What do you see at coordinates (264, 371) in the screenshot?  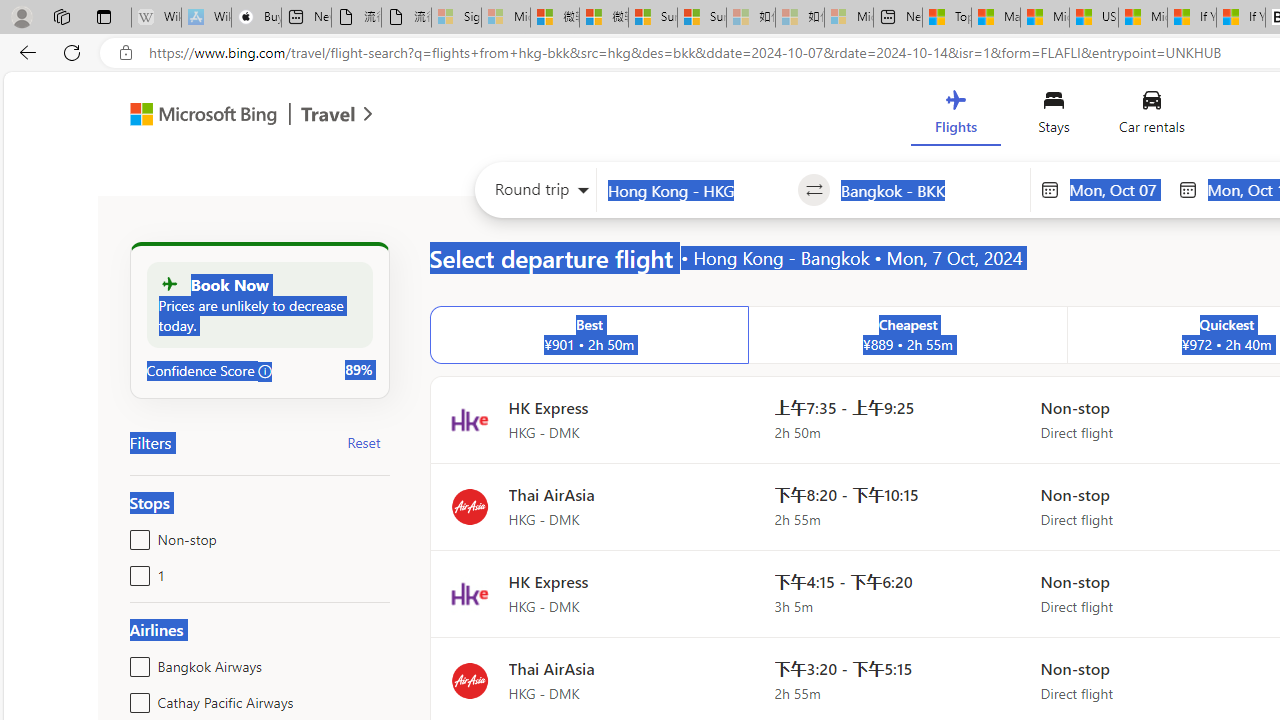 I see `'Info tooltip'` at bounding box center [264, 371].